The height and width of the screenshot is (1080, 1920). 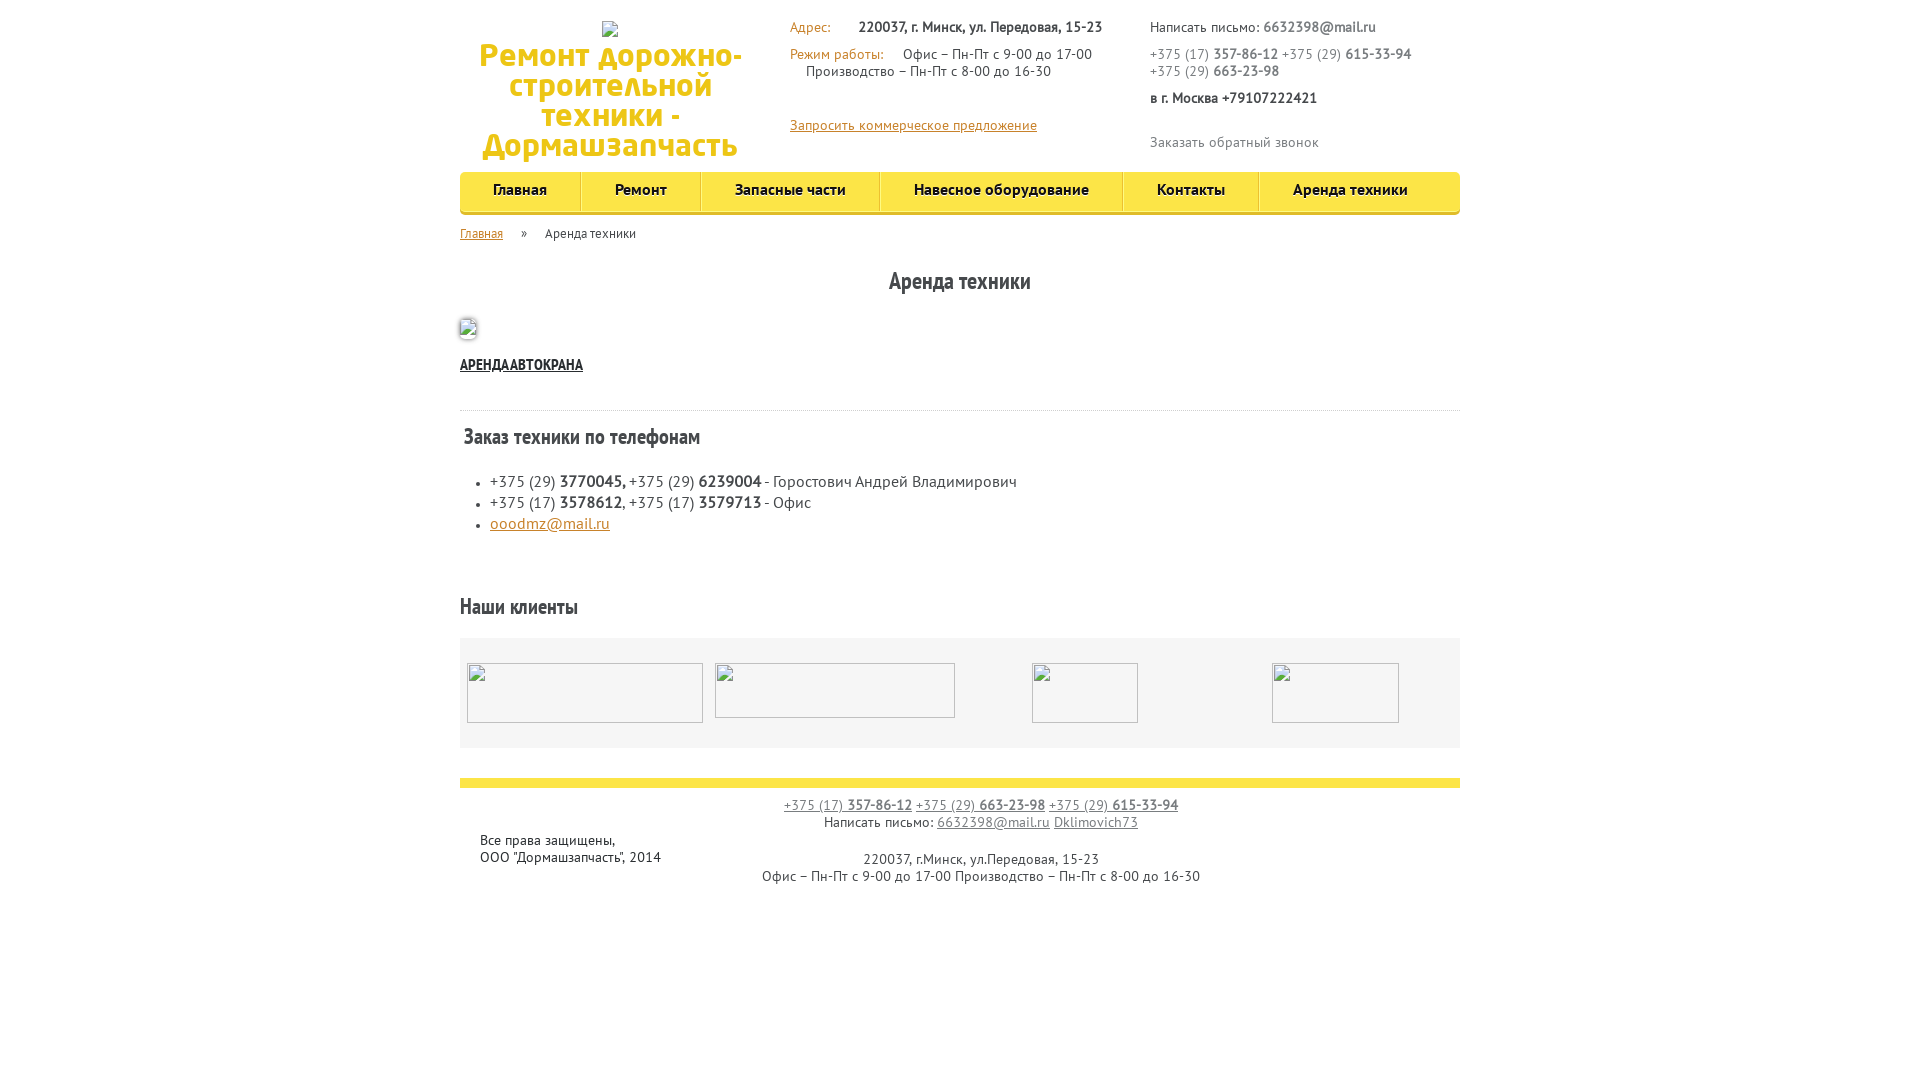 What do you see at coordinates (1281, 54) in the screenshot?
I see `'+375 (29) 615-33-94'` at bounding box center [1281, 54].